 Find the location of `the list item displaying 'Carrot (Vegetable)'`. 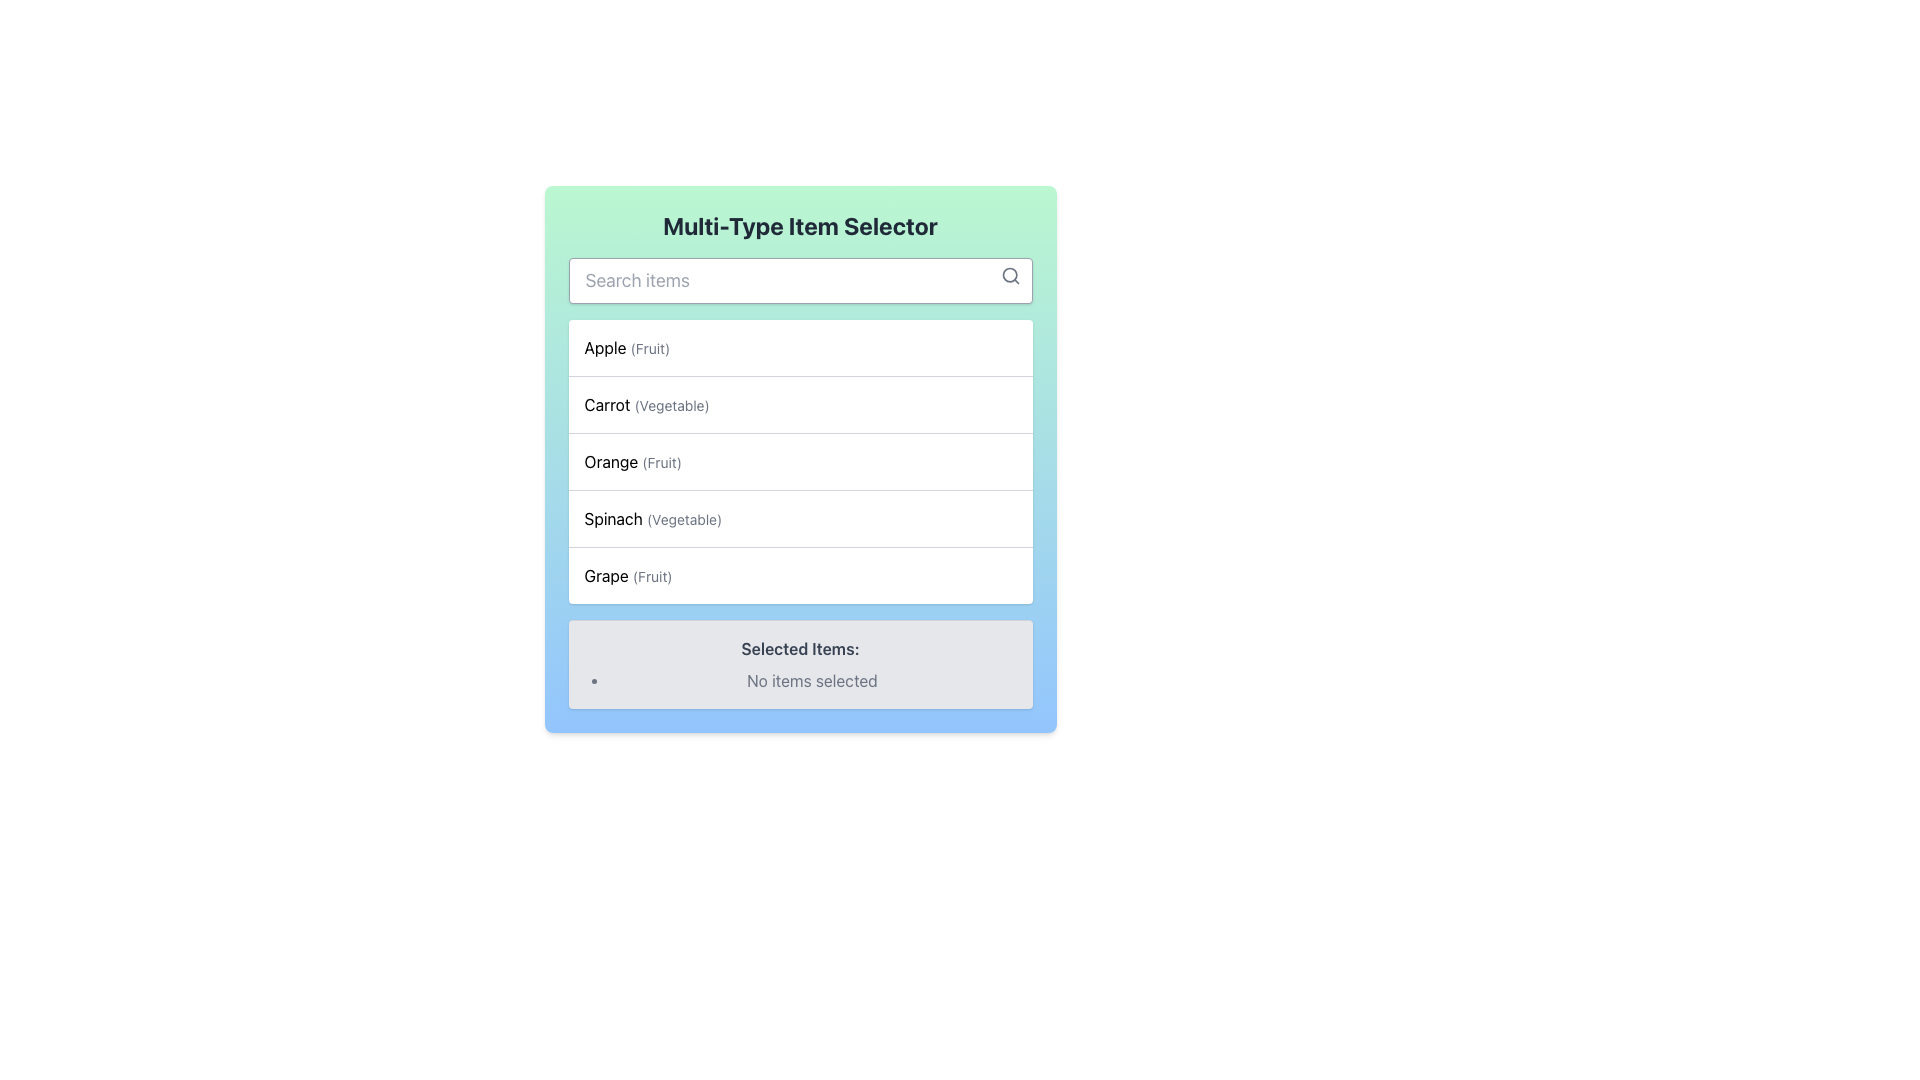

the list item displaying 'Carrot (Vegetable)' is located at coordinates (800, 404).